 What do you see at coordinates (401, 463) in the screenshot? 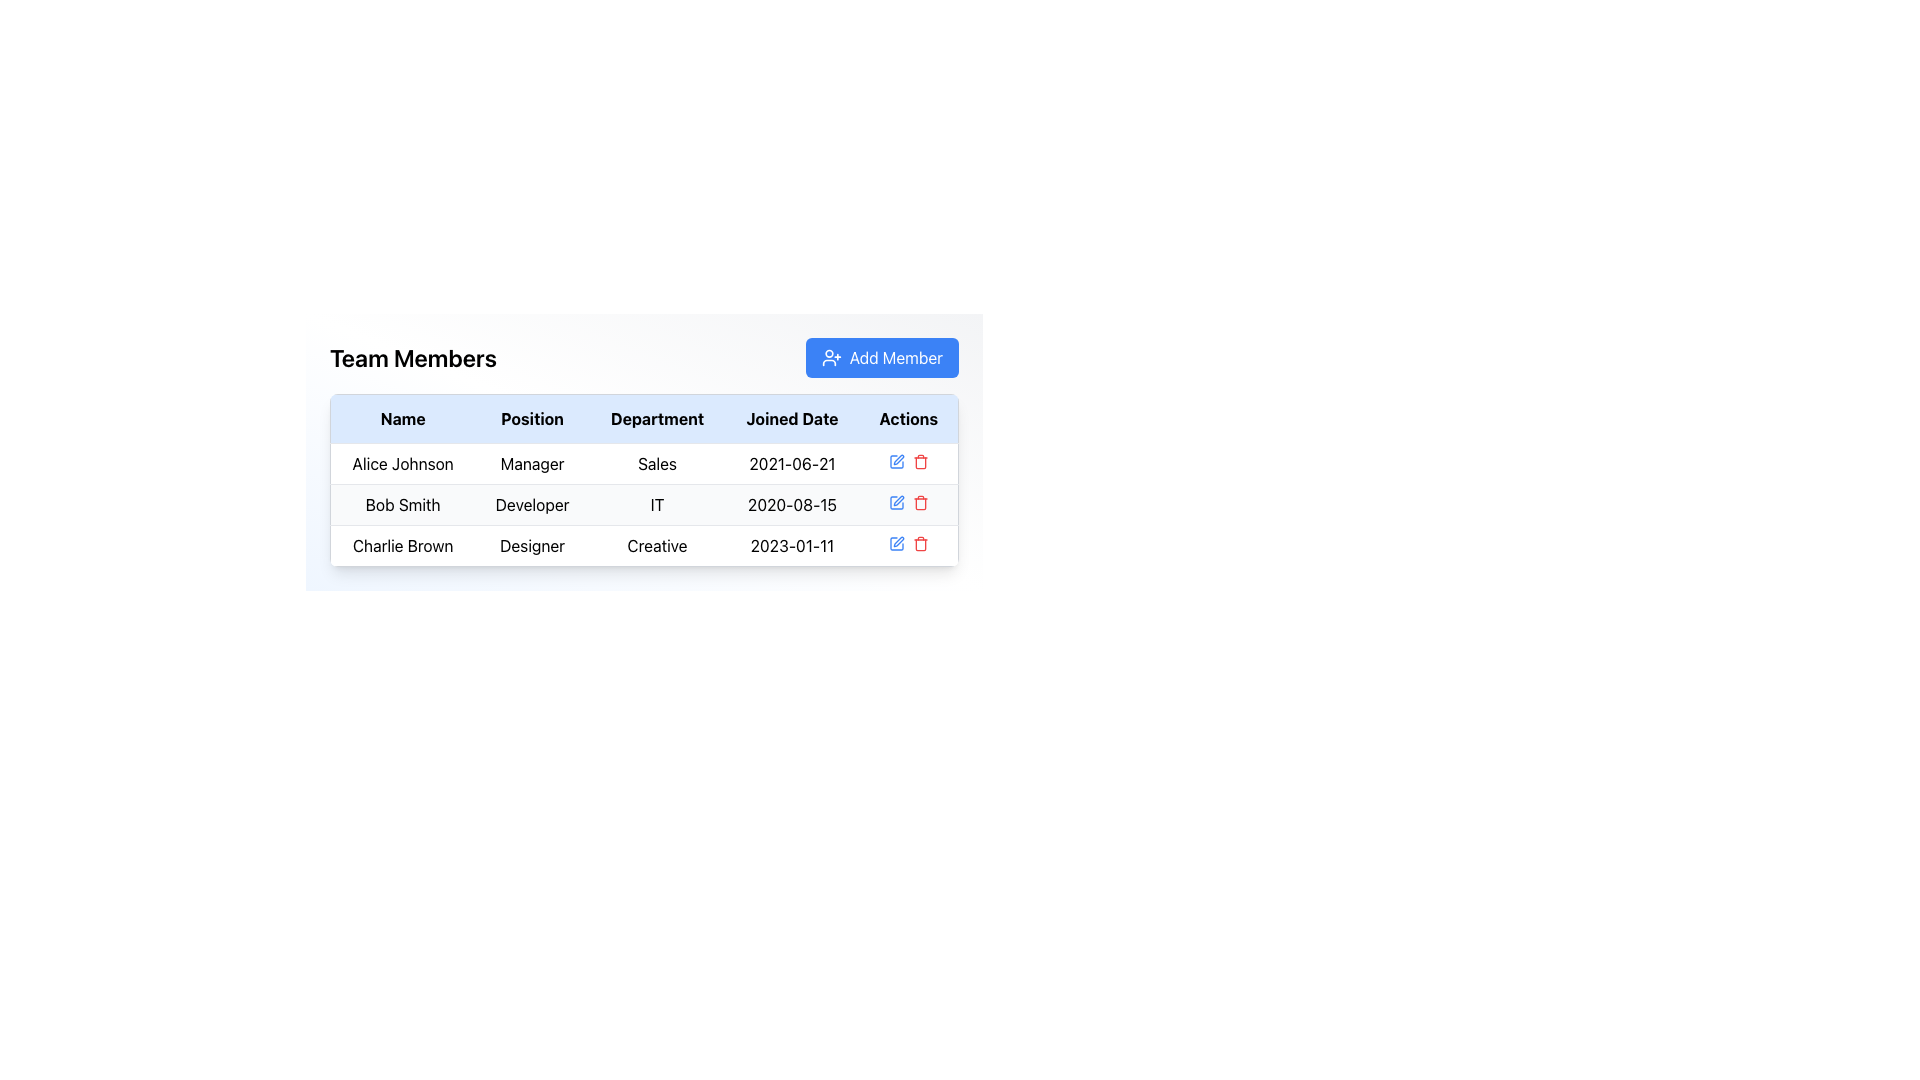
I see `the first team member's name label in the table, which is located under the 'Team Members' heading and aligned with the 'Manager', 'Sales', and '2021-06-21' columns` at bounding box center [401, 463].